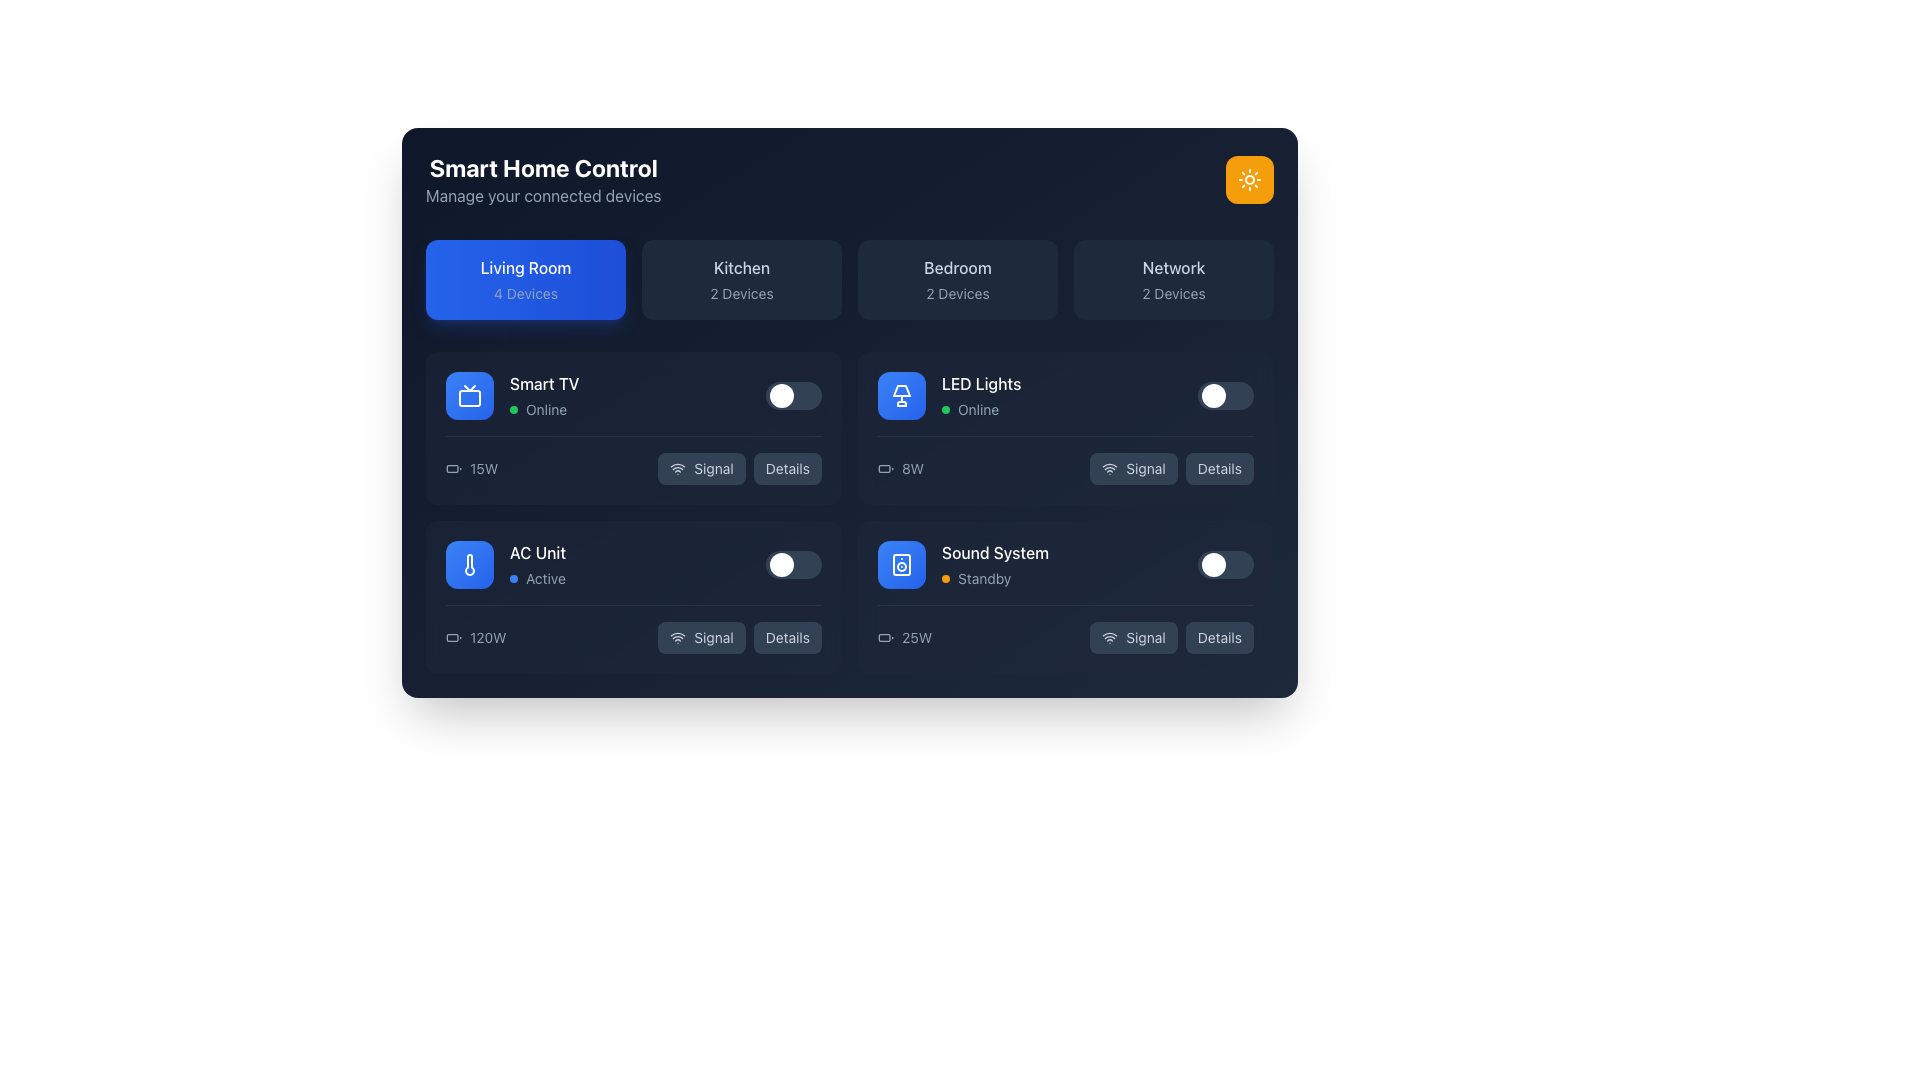  Describe the element at coordinates (901, 564) in the screenshot. I see `the speaker icon in the 'Sound System' section` at that location.